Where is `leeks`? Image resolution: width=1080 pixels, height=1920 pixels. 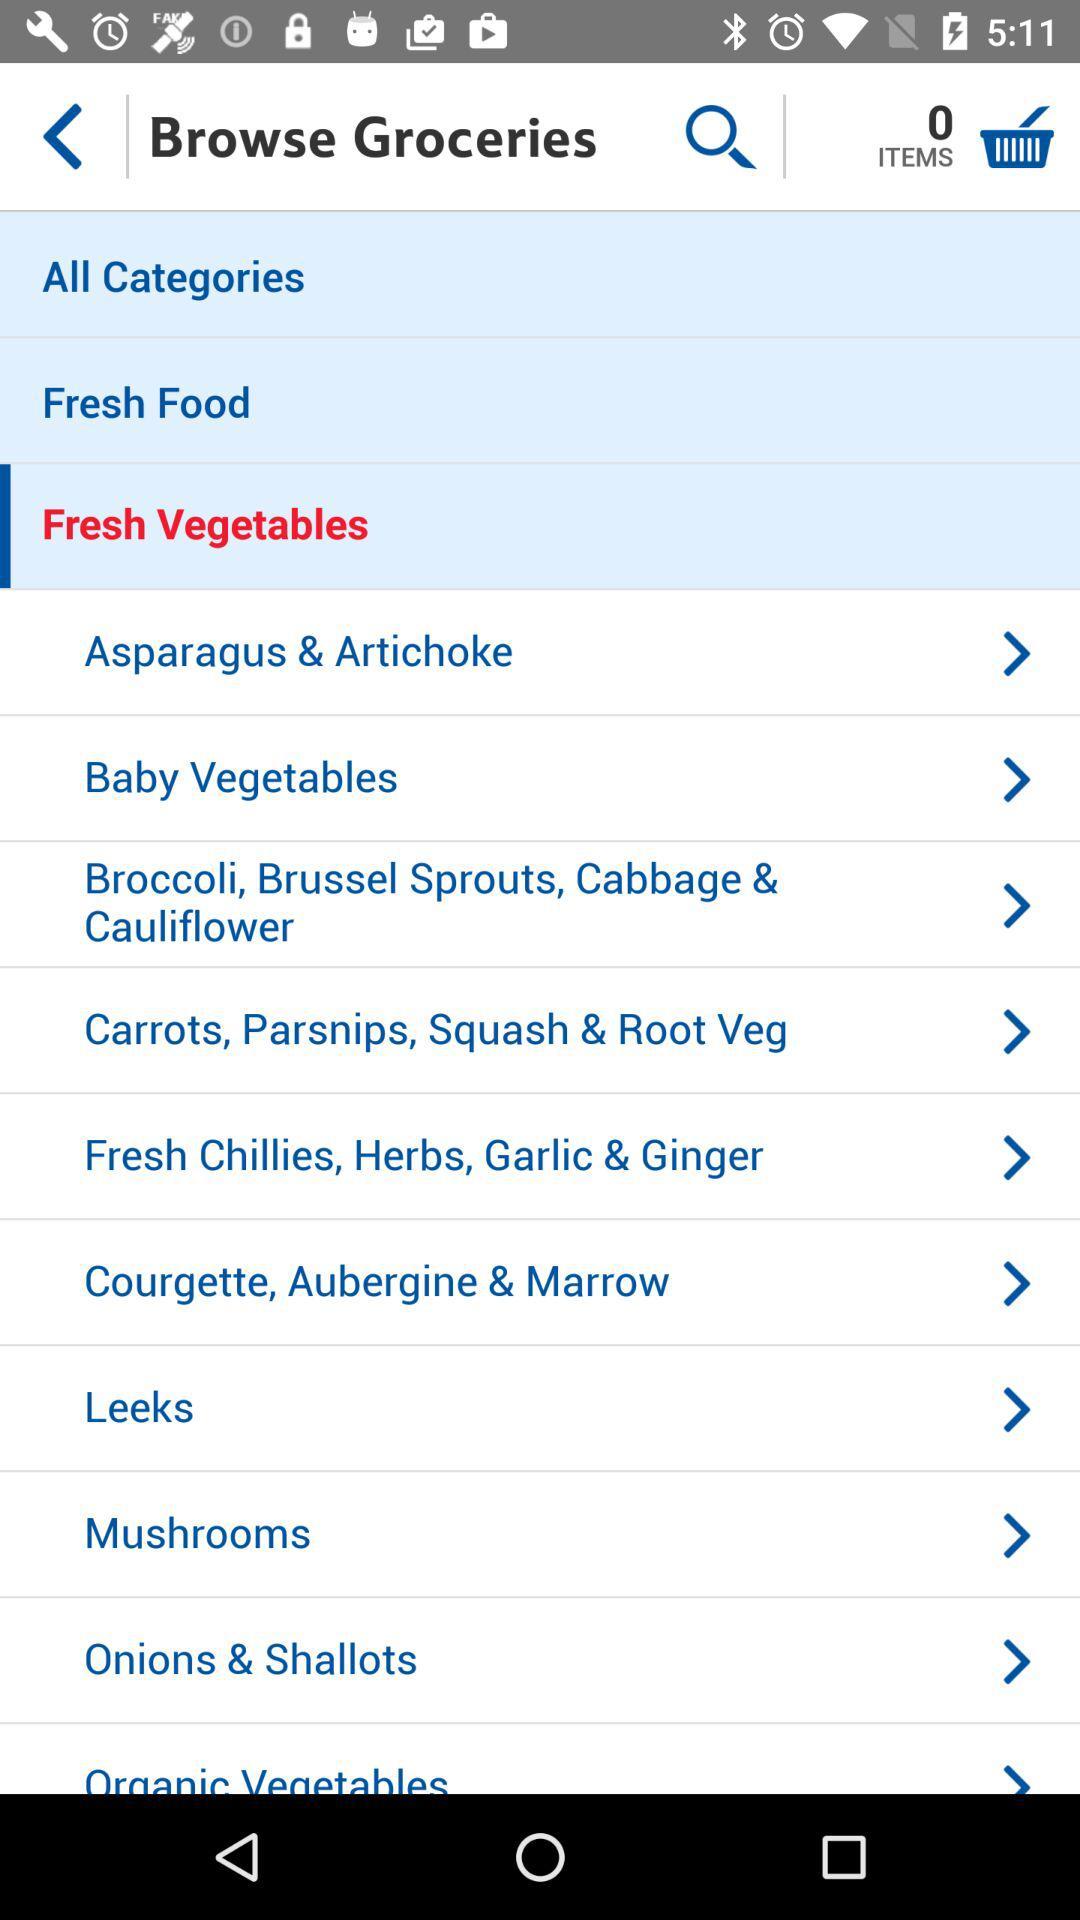 leeks is located at coordinates (540, 1408).